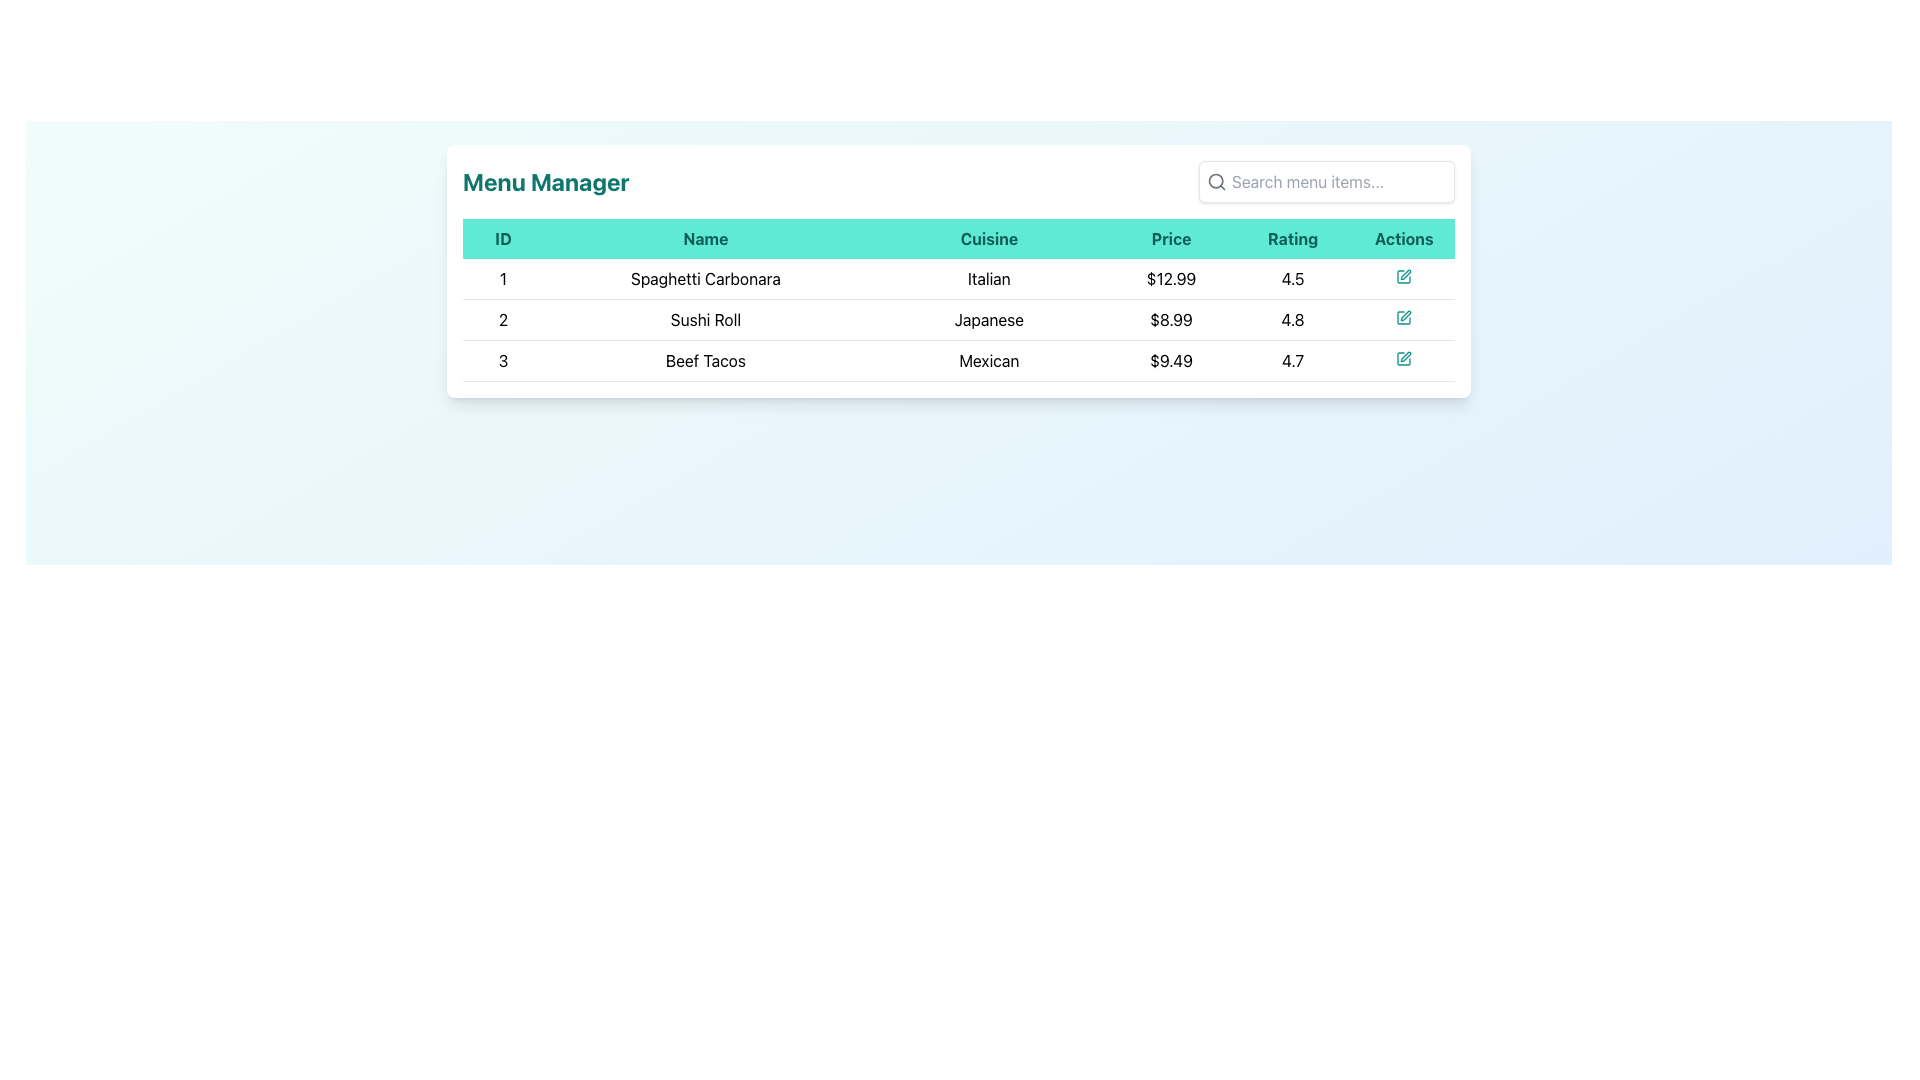  What do you see at coordinates (989, 279) in the screenshot?
I see `displayed text in the 'Cuisine' column for the menu item 'Spaghetti Carbonara', which shows 'Italian'` at bounding box center [989, 279].